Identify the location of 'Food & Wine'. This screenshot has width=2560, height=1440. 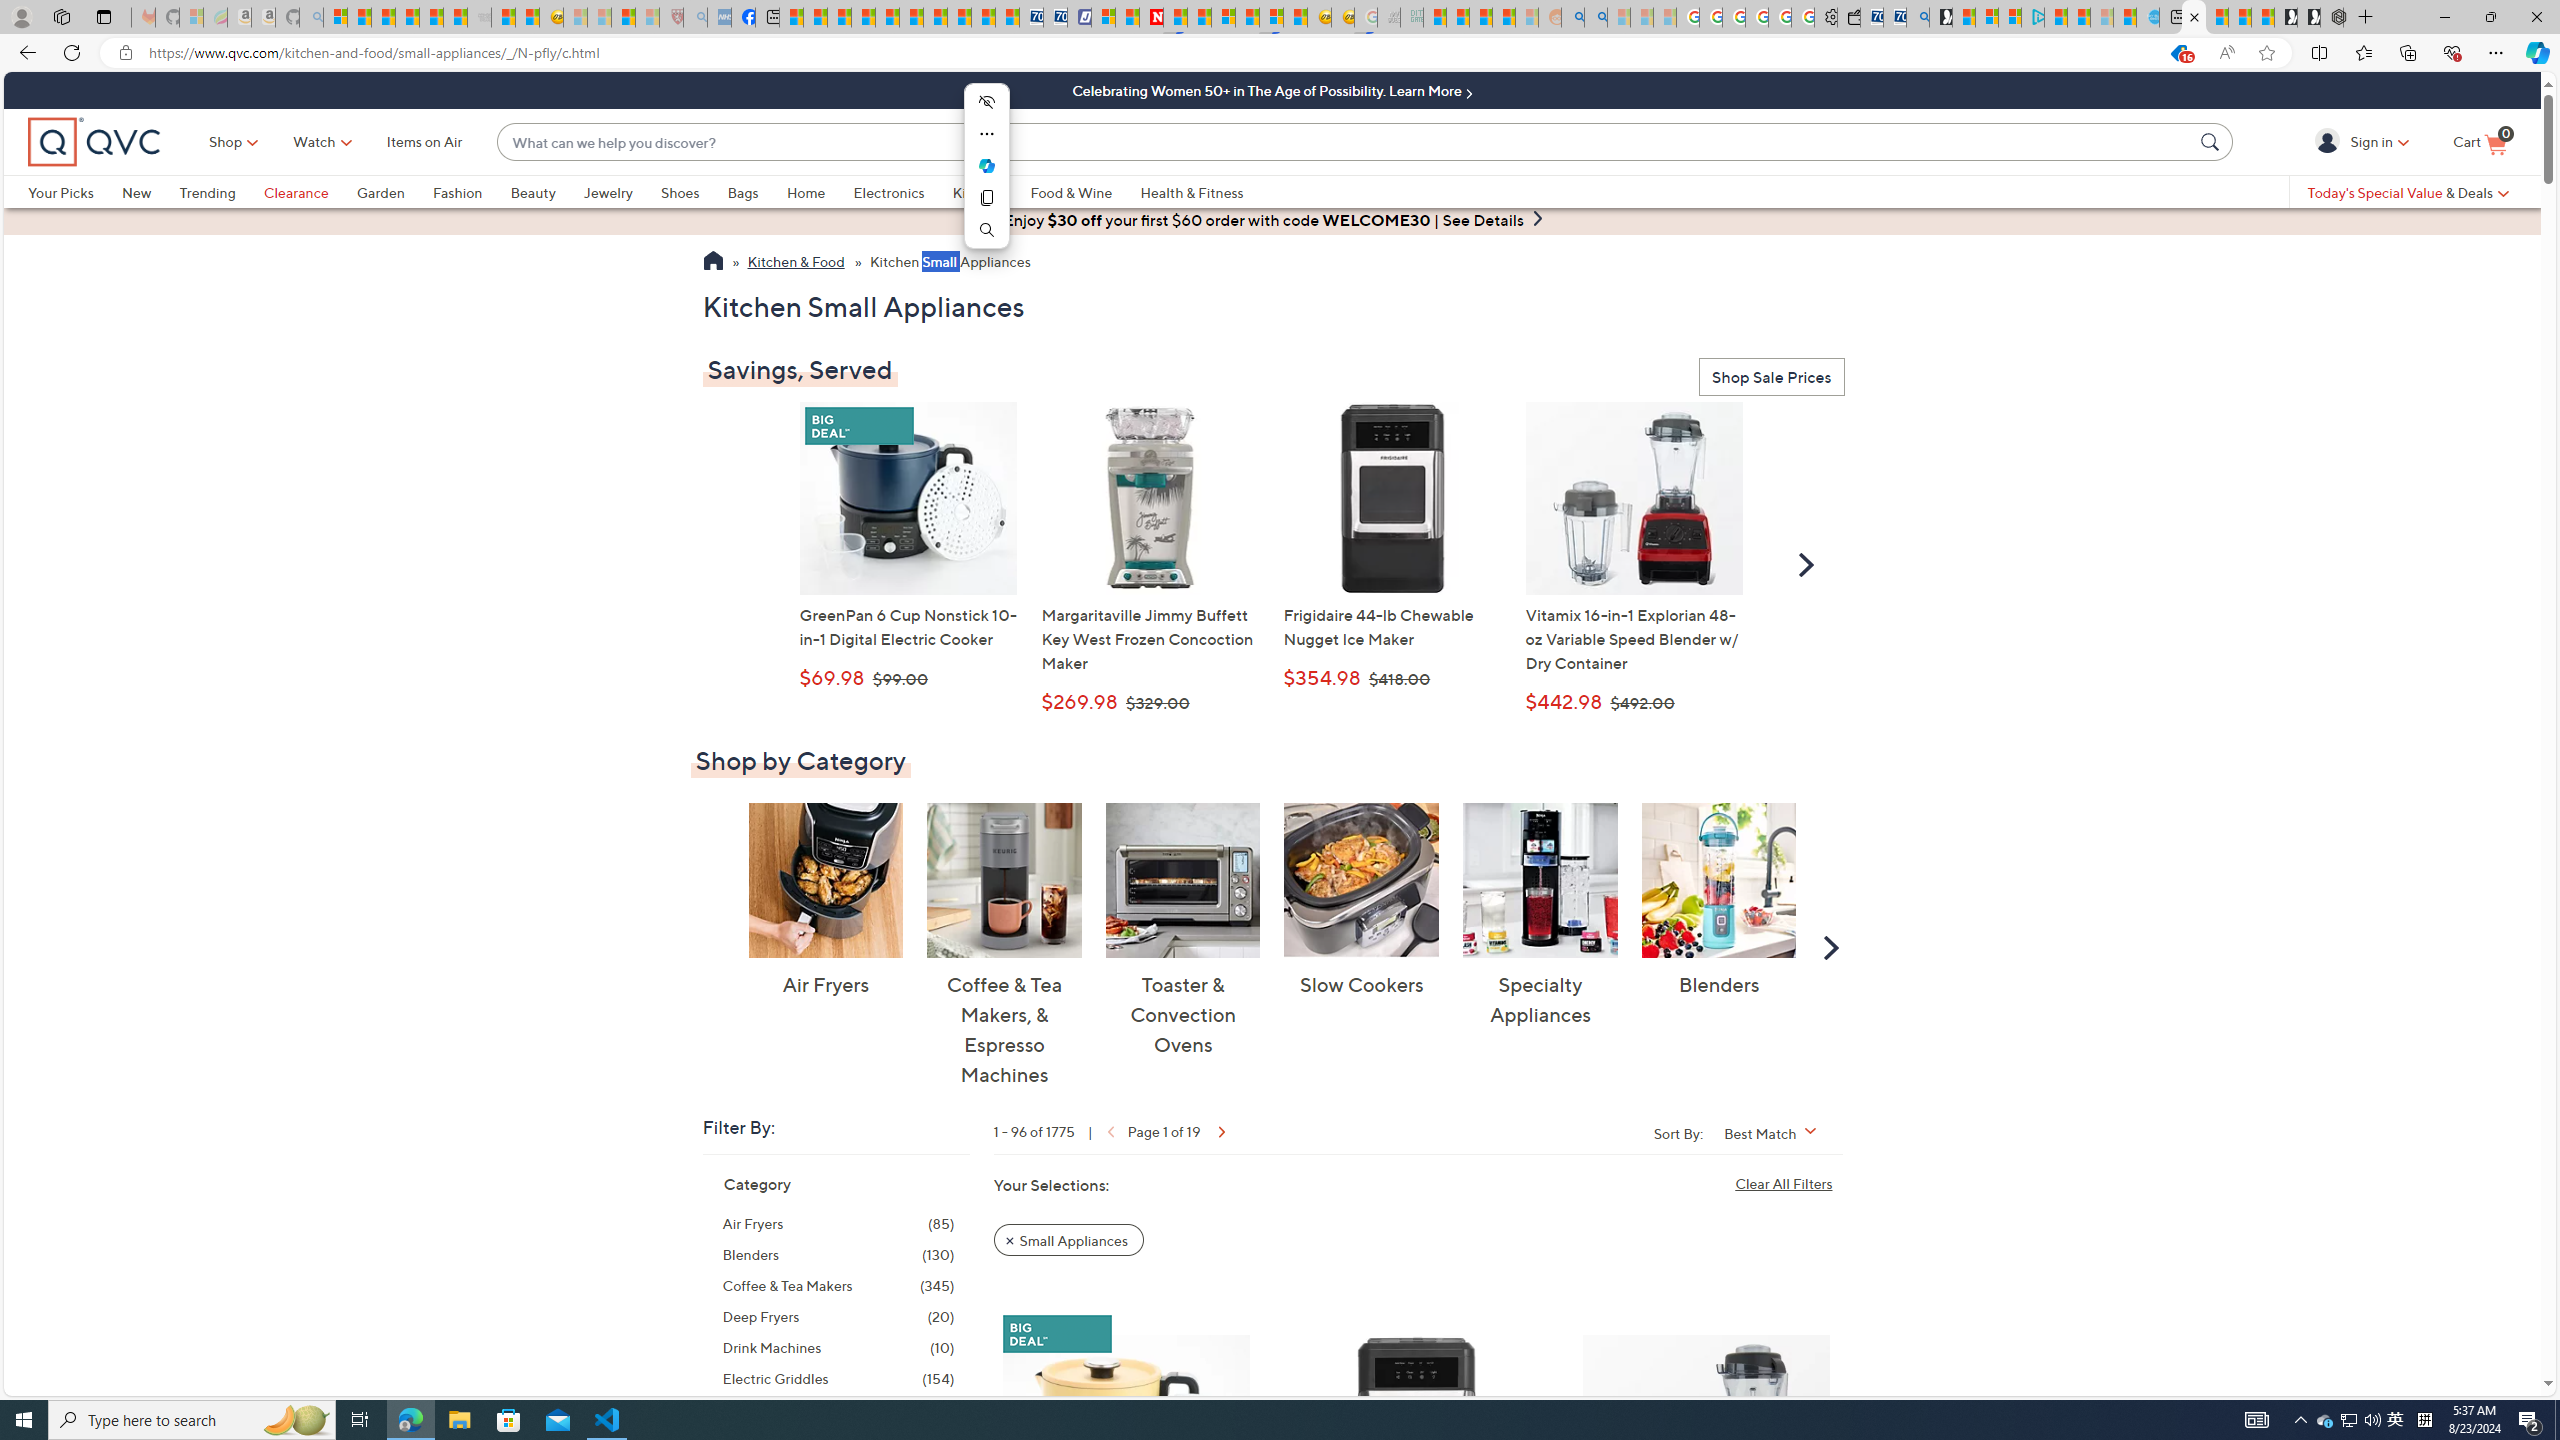
(1071, 191).